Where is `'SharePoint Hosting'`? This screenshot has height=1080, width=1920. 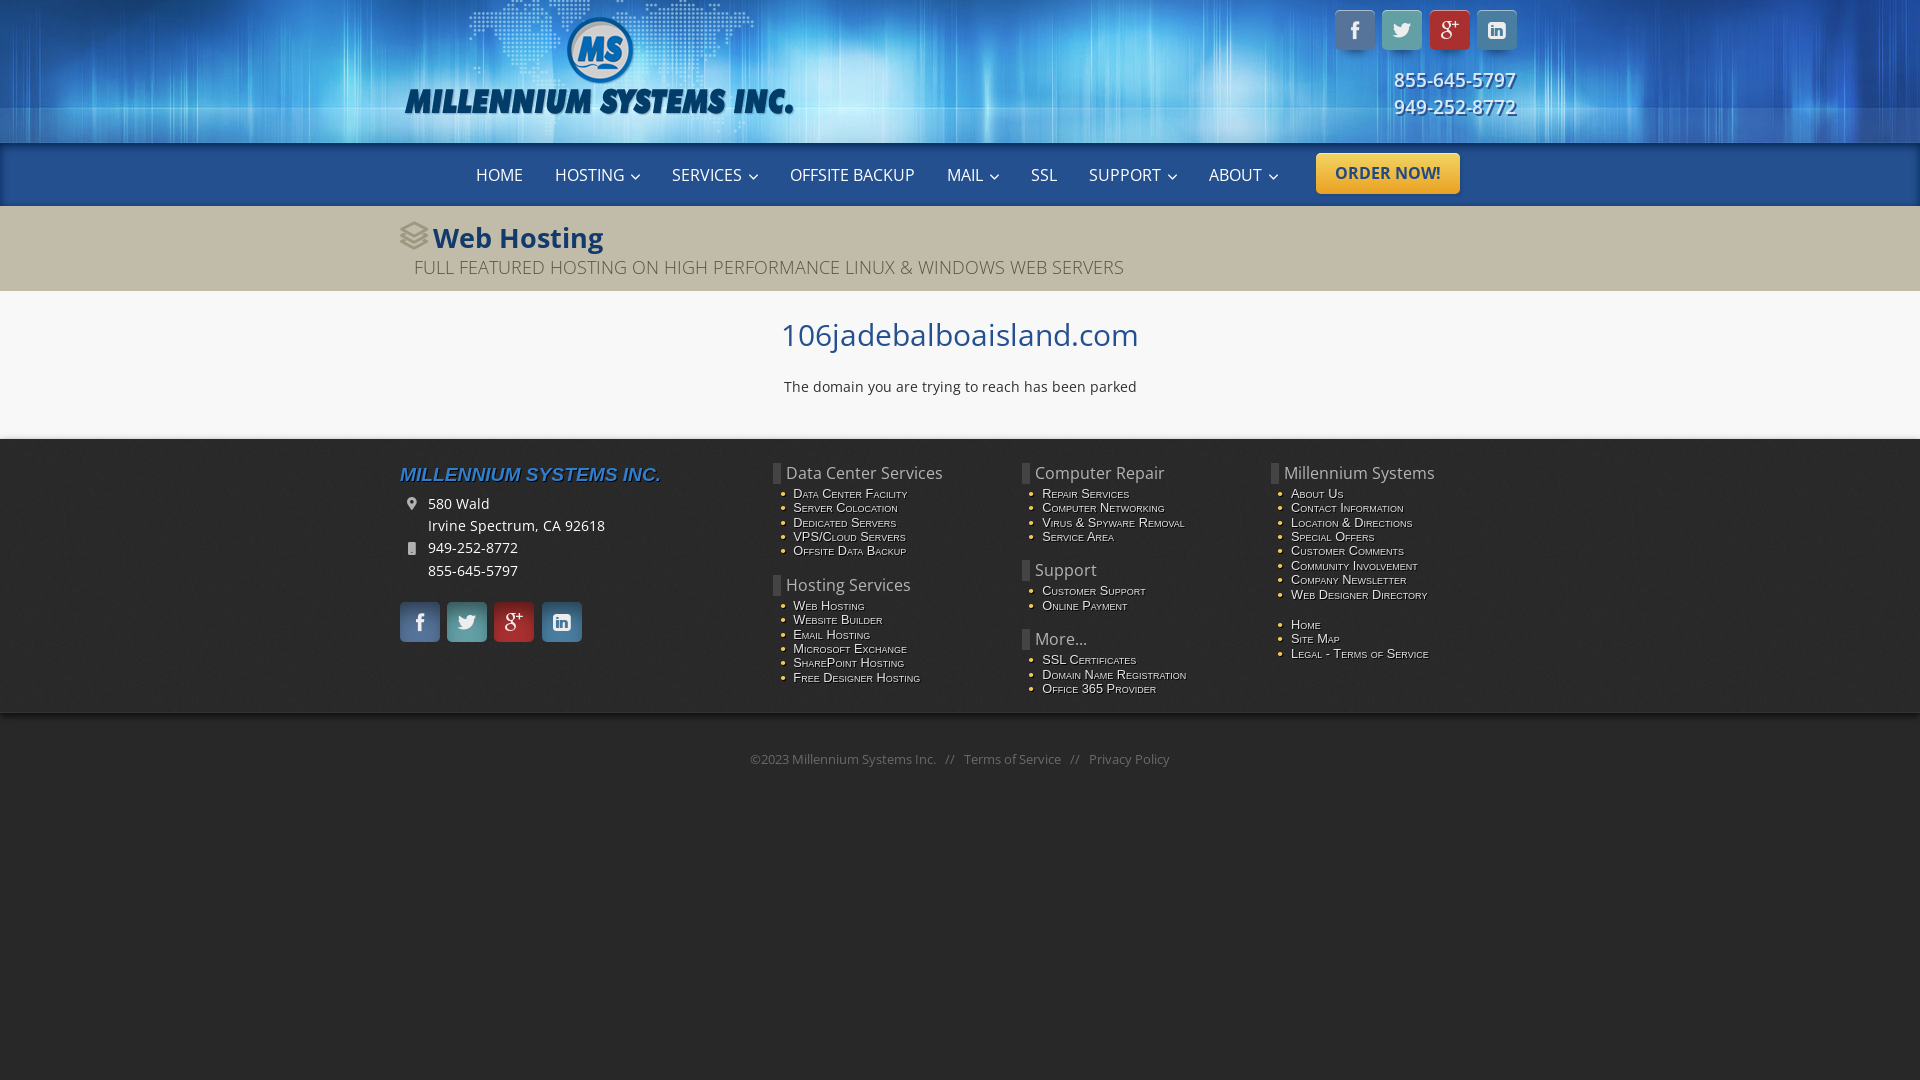 'SharePoint Hosting' is located at coordinates (848, 662).